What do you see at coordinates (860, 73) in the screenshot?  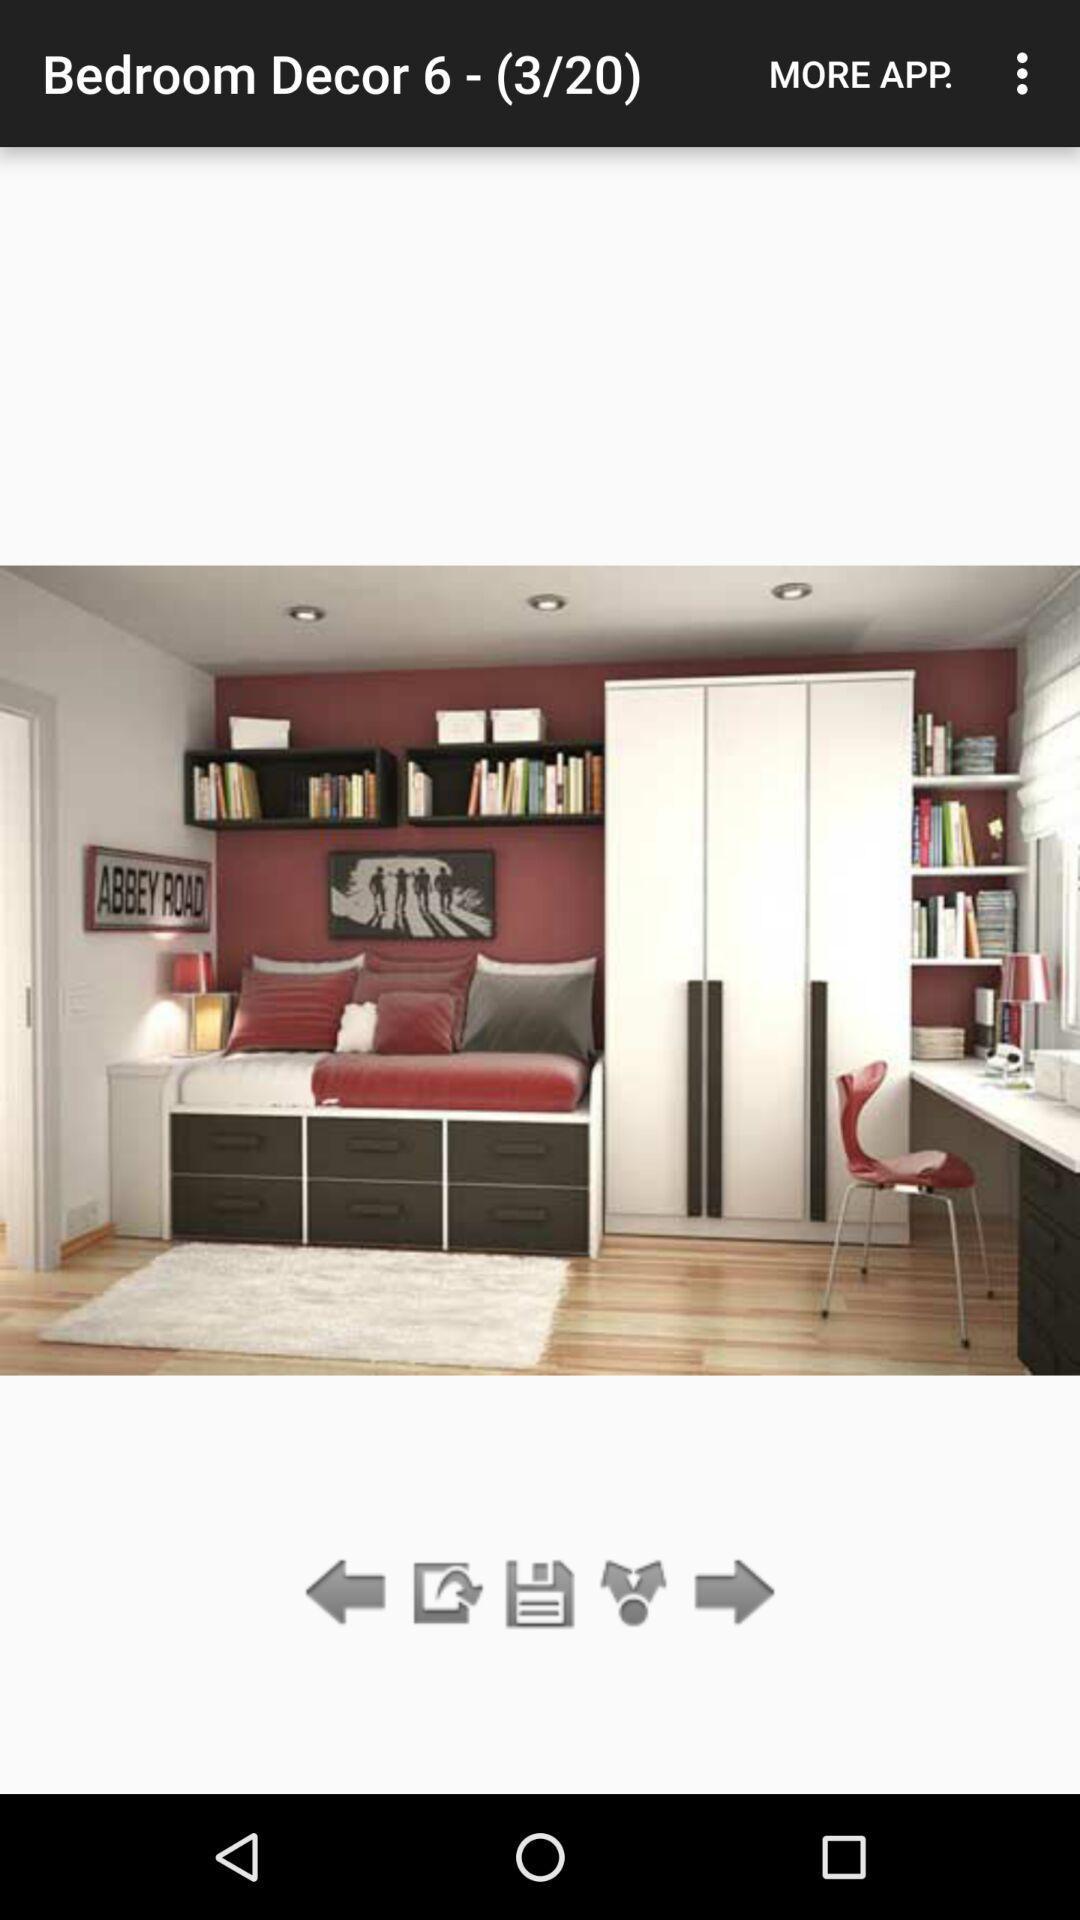 I see `the more app. item` at bounding box center [860, 73].